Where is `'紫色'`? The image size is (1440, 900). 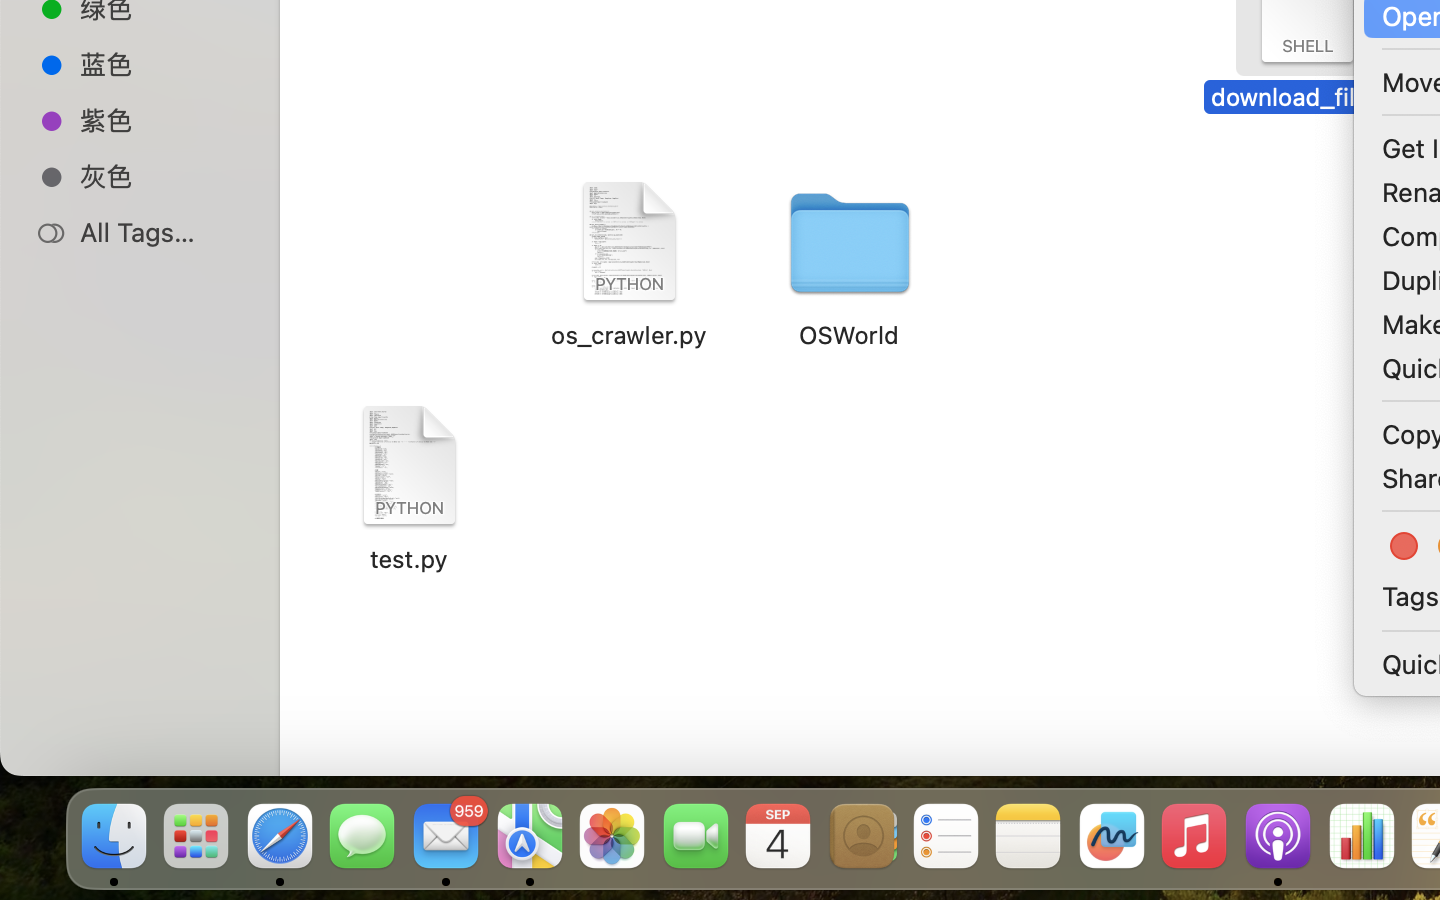 '紫色' is located at coordinates (159, 119).